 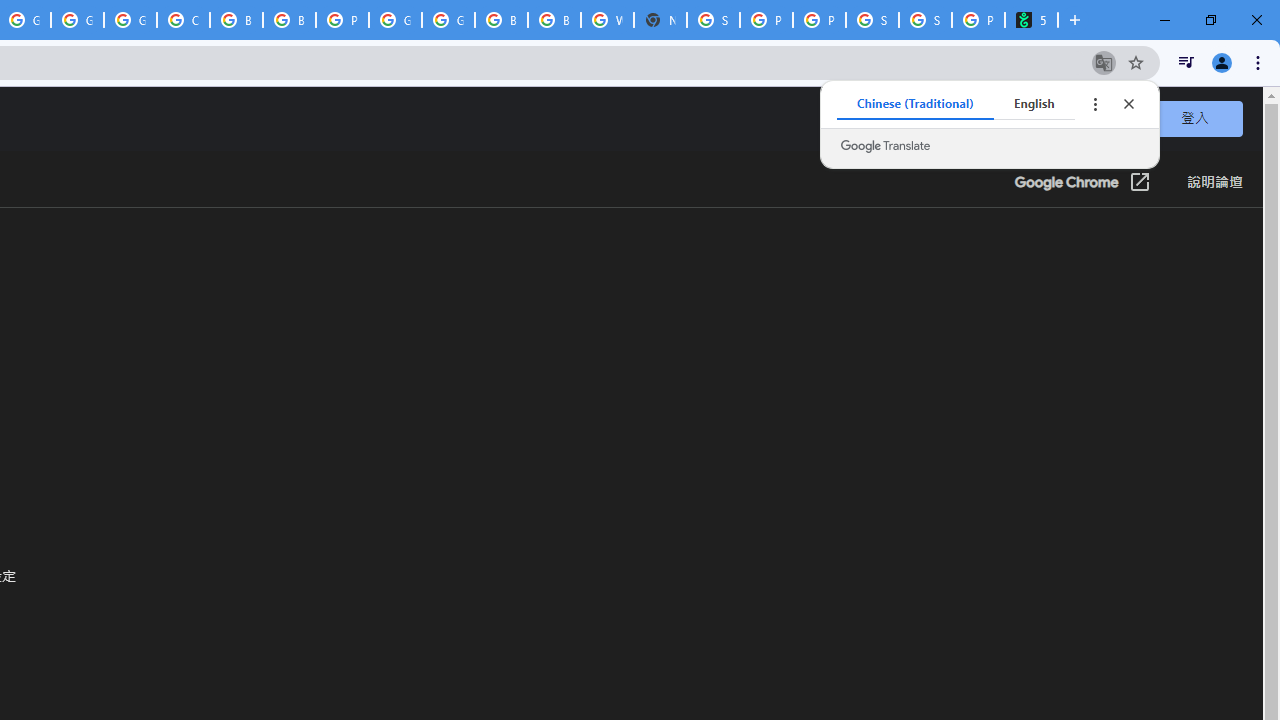 I want to click on 'New Tab', so click(x=660, y=20).